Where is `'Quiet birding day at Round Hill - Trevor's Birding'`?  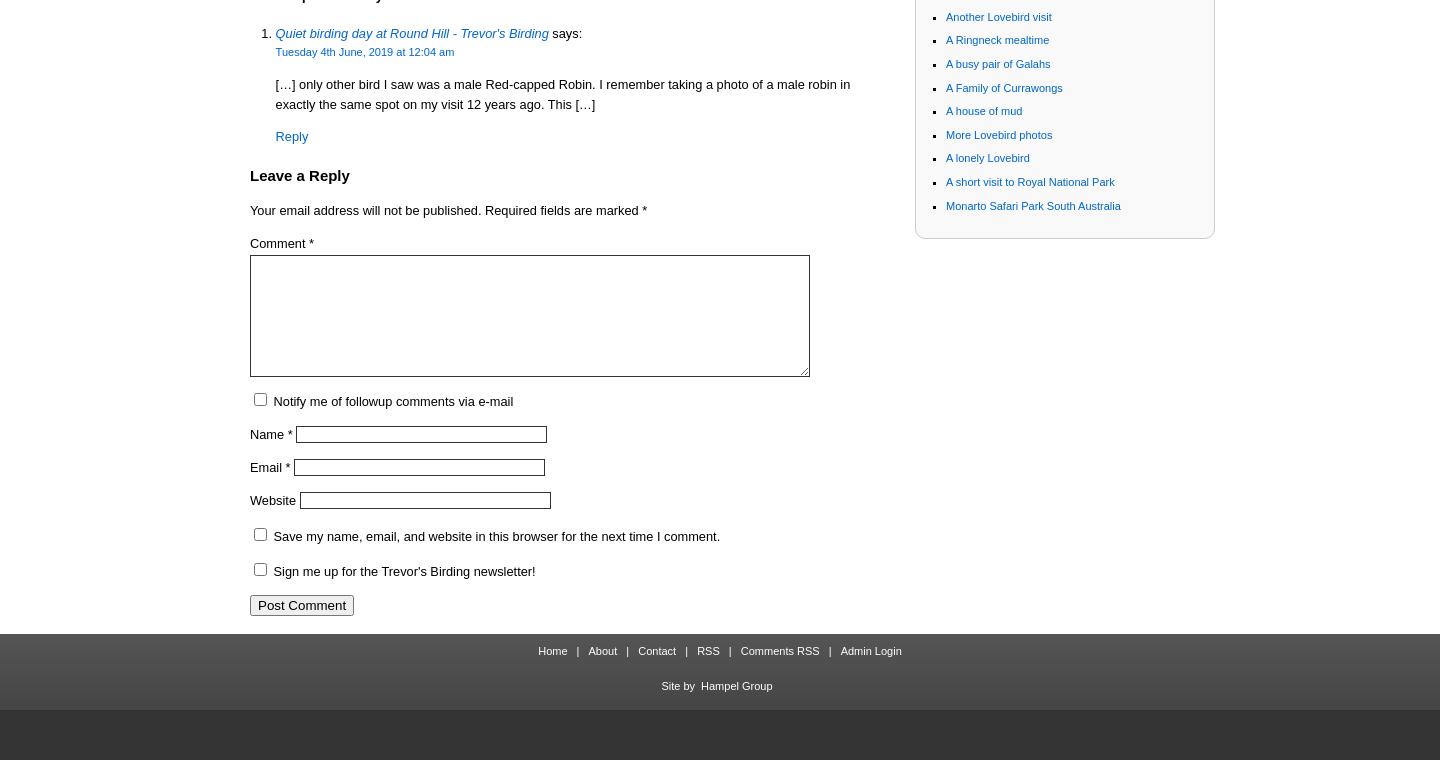 'Quiet birding day at Round Hill - Trevor's Birding' is located at coordinates (410, 32).